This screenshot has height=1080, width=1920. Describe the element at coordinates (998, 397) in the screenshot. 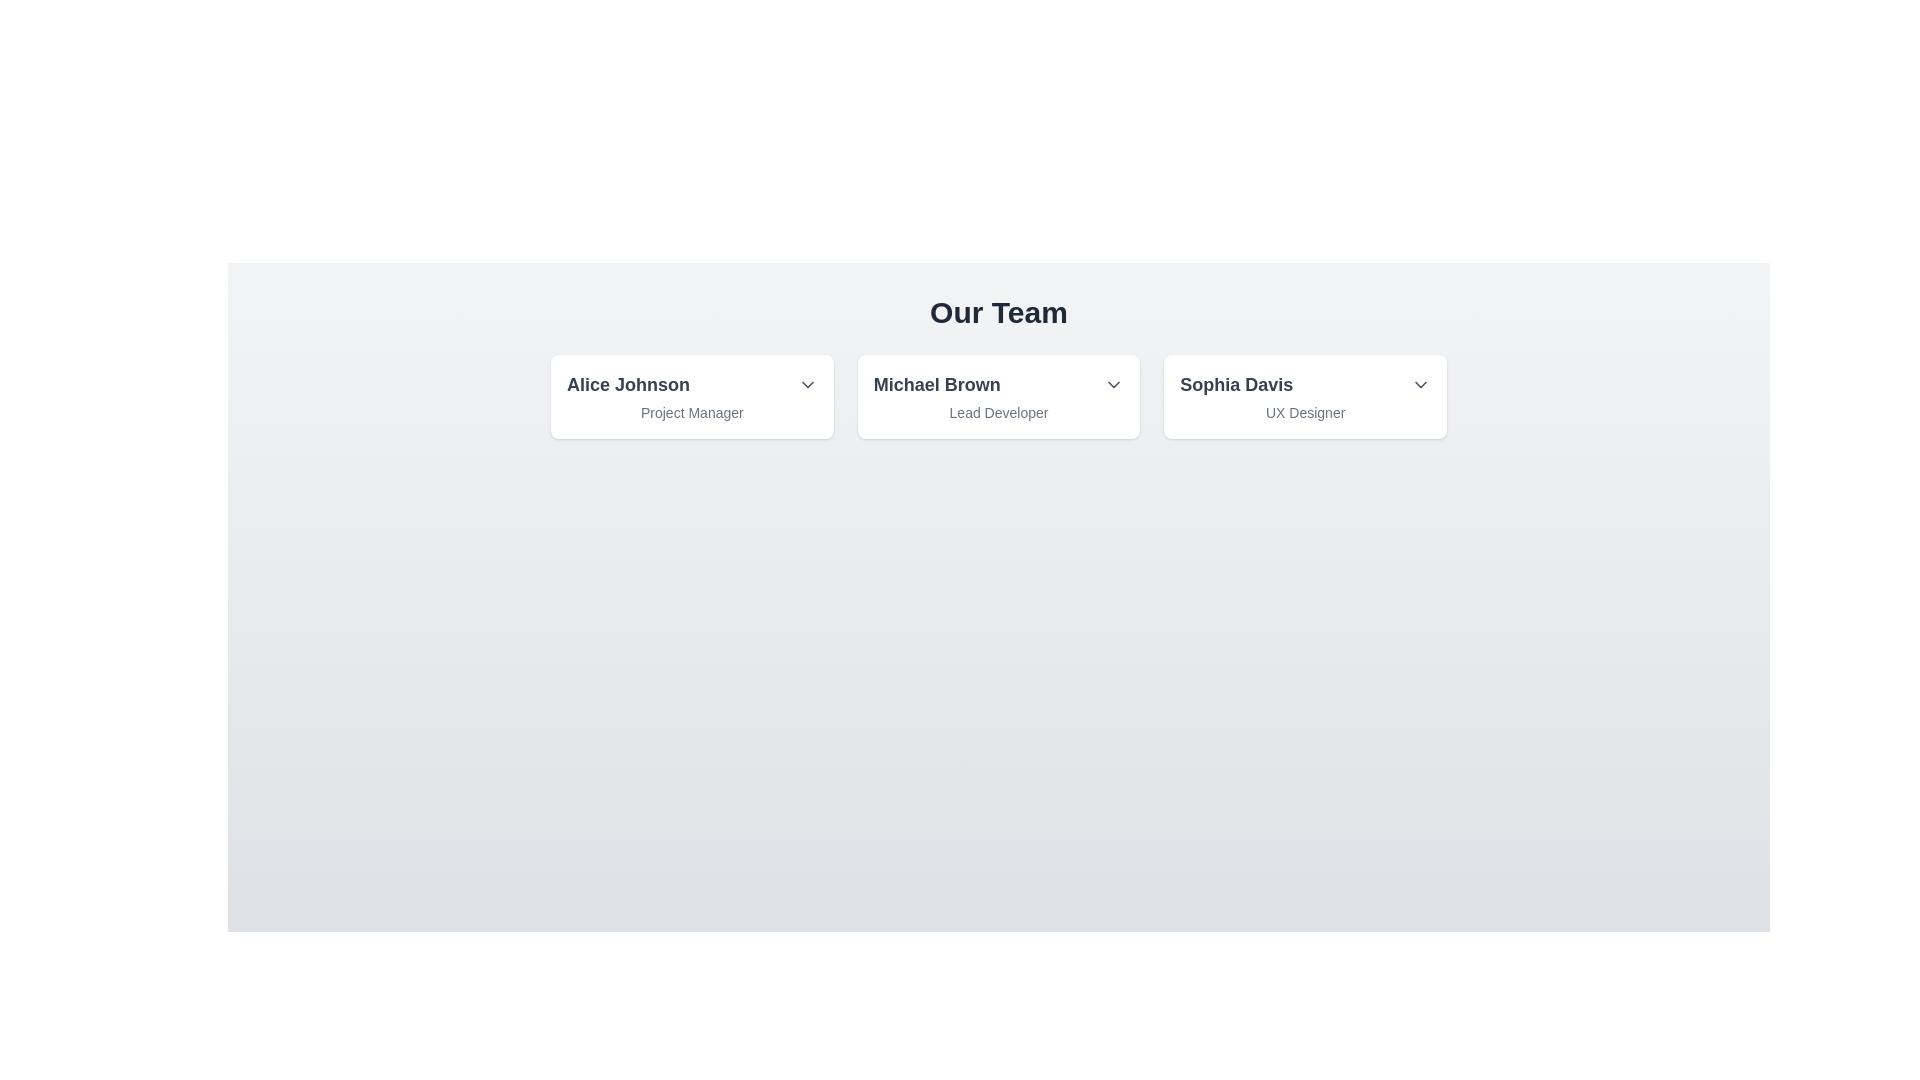

I see `the Profile Card for 'Michael Brown', which displays their role as 'Lead Developer' and is the second card in a grid layout` at that location.